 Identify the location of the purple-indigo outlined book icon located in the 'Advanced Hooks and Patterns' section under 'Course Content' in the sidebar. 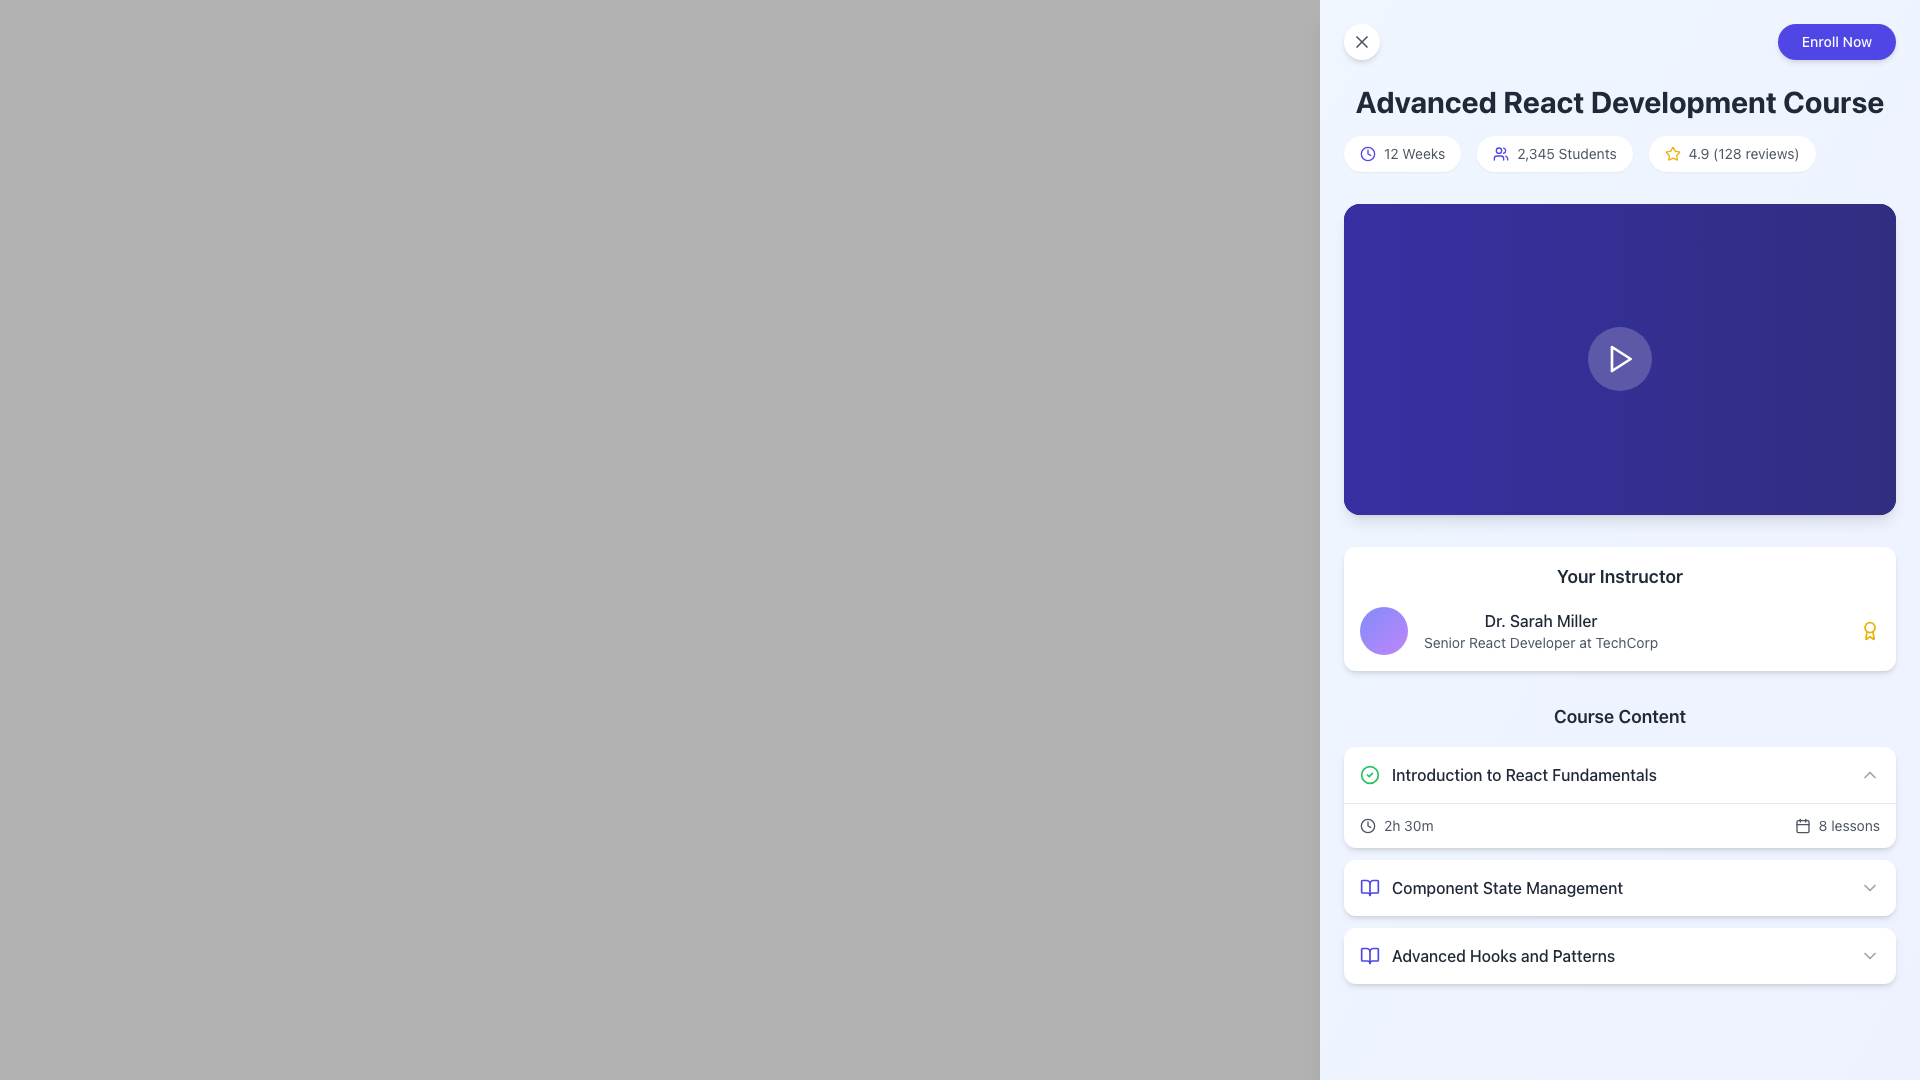
(1368, 954).